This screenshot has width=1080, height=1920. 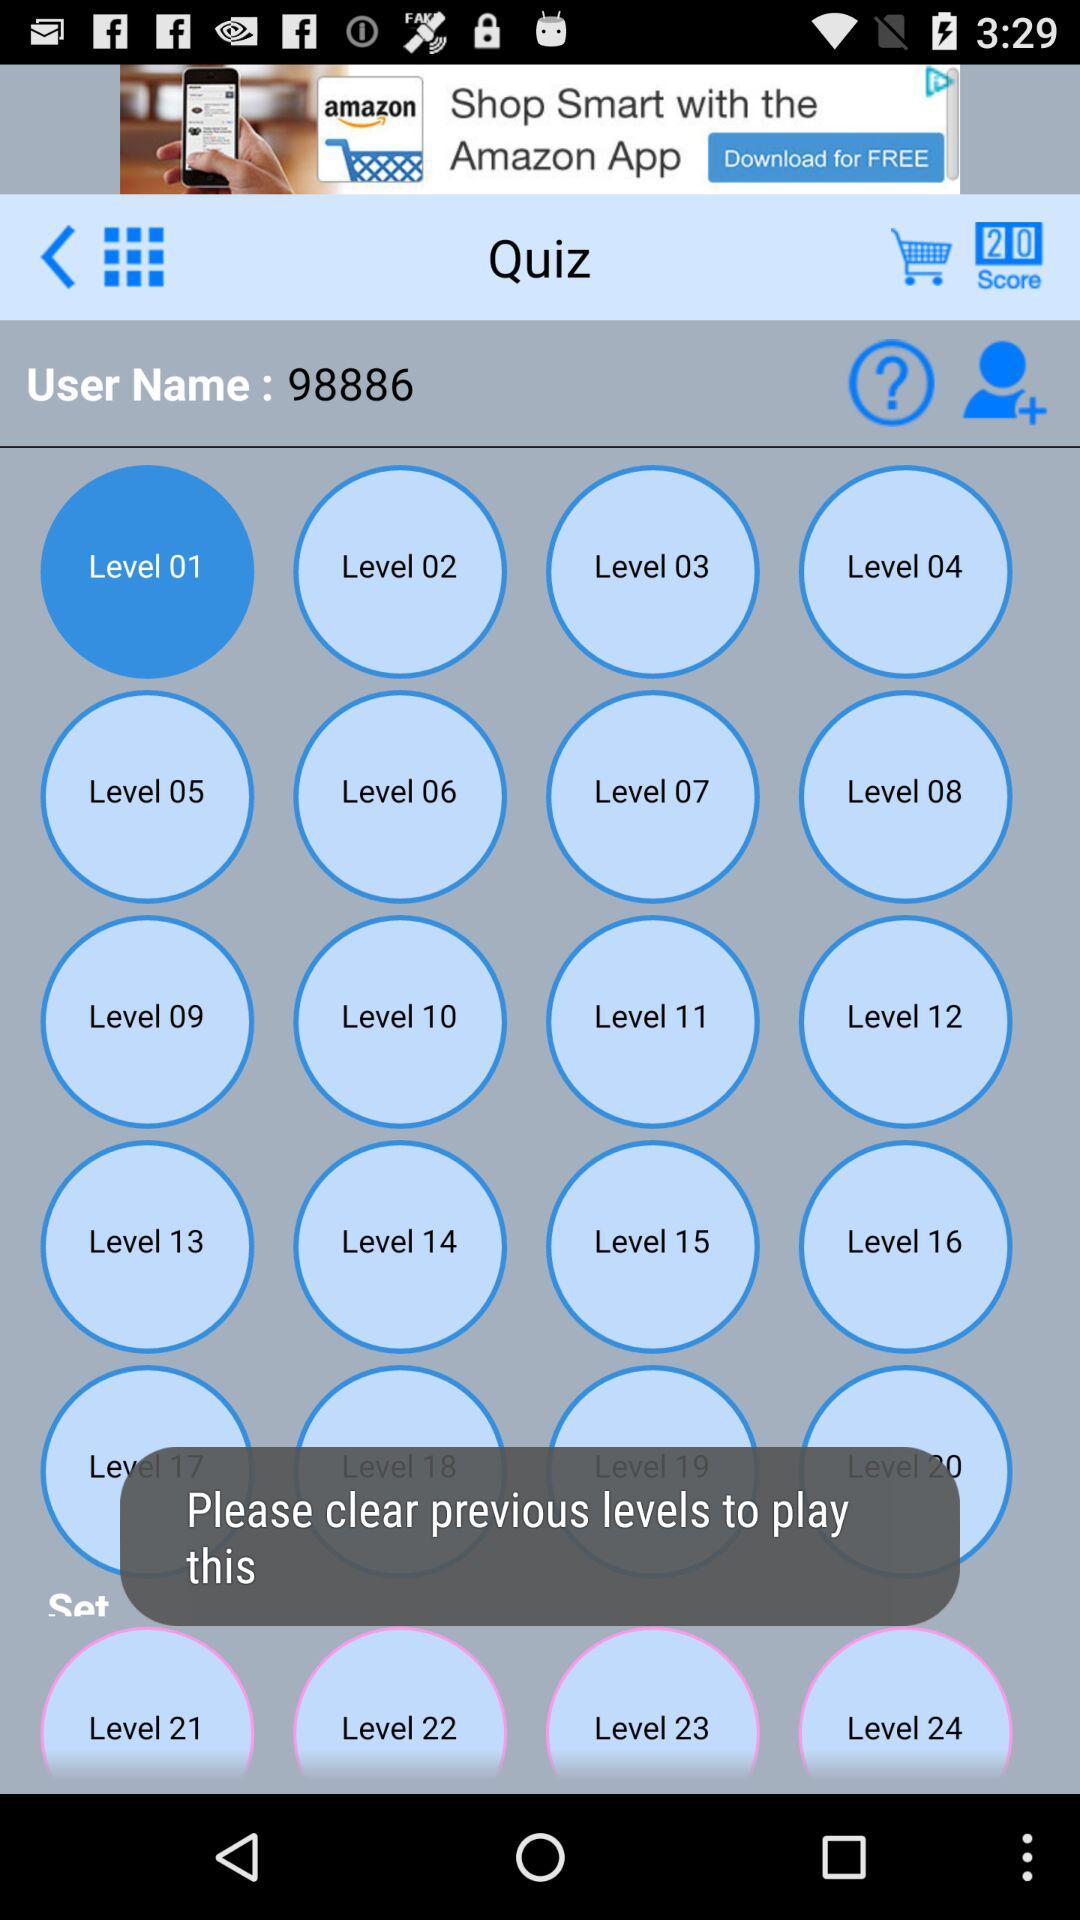 I want to click on a friend, so click(x=1004, y=382).